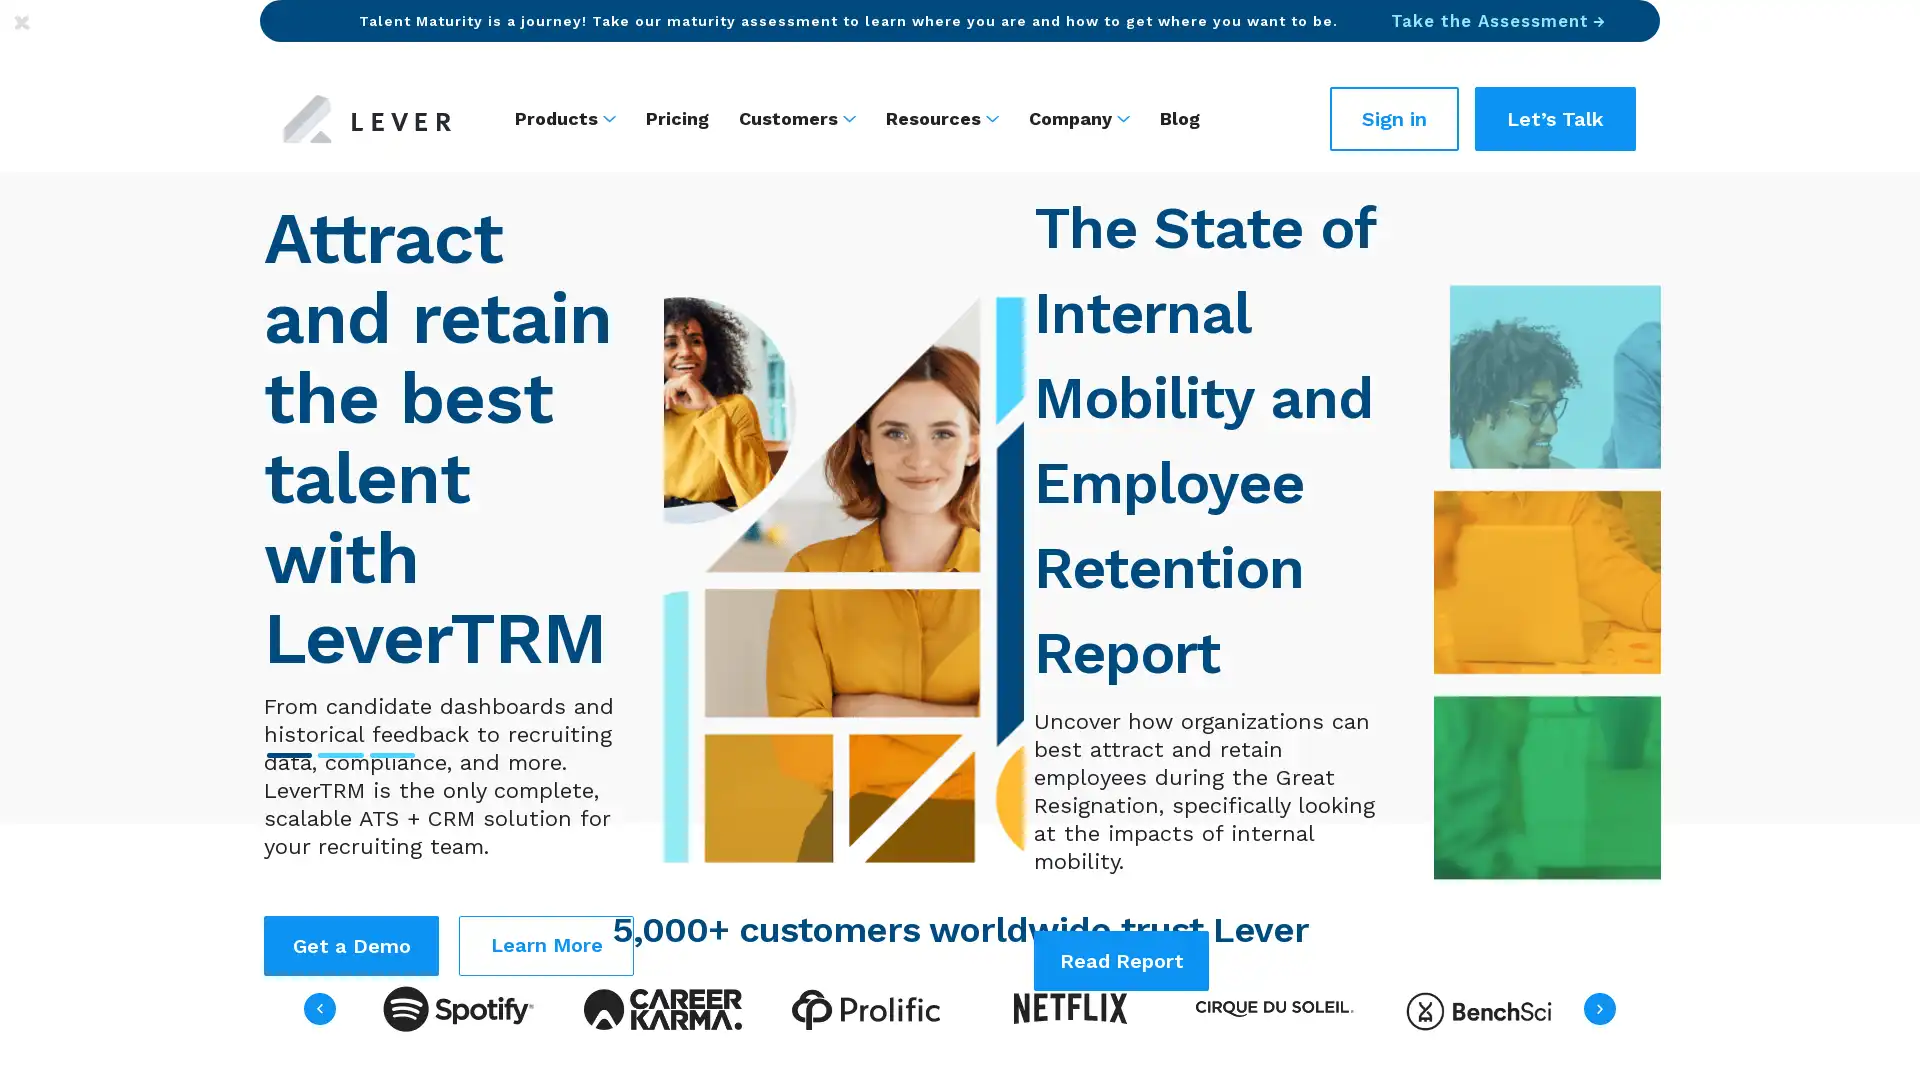 The image size is (1920, 1080). What do you see at coordinates (1498, 20) in the screenshot?
I see `Take the Assessment` at bounding box center [1498, 20].